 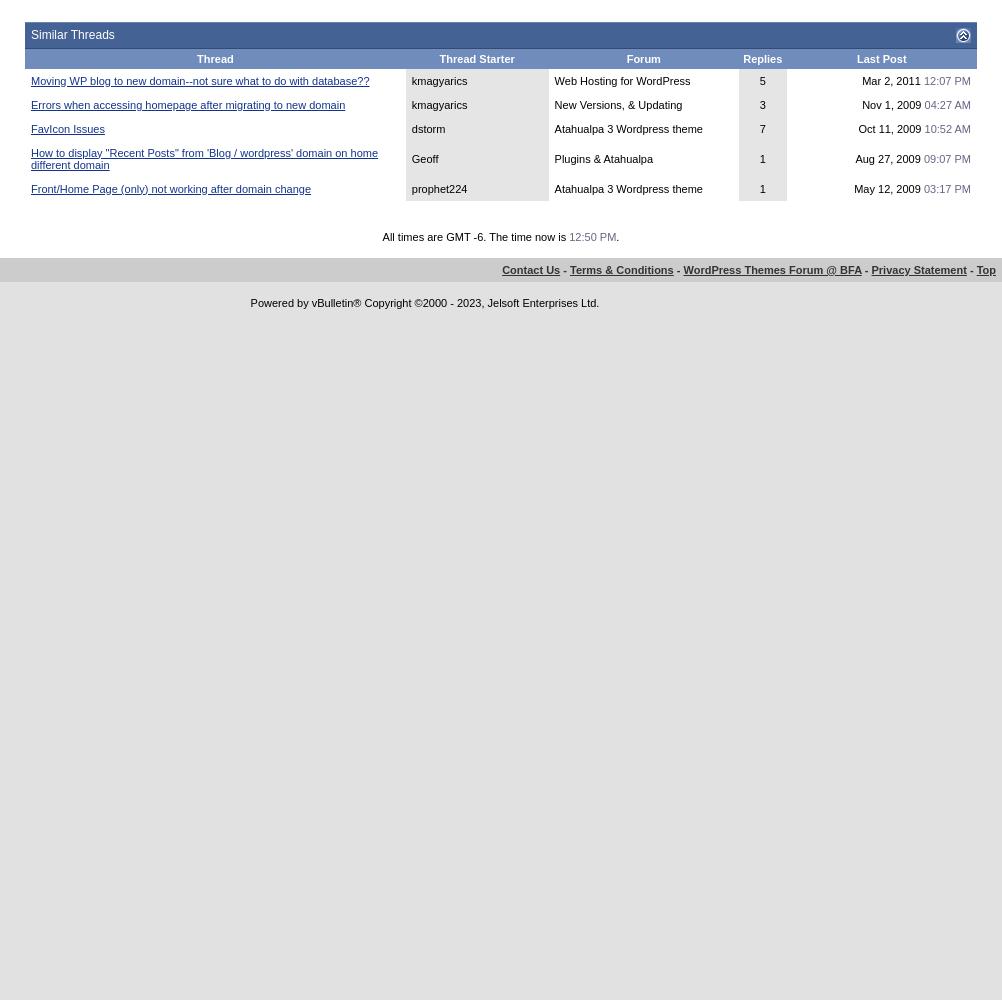 I want to click on 'Plugins & Atahualpa', so click(x=554, y=158).